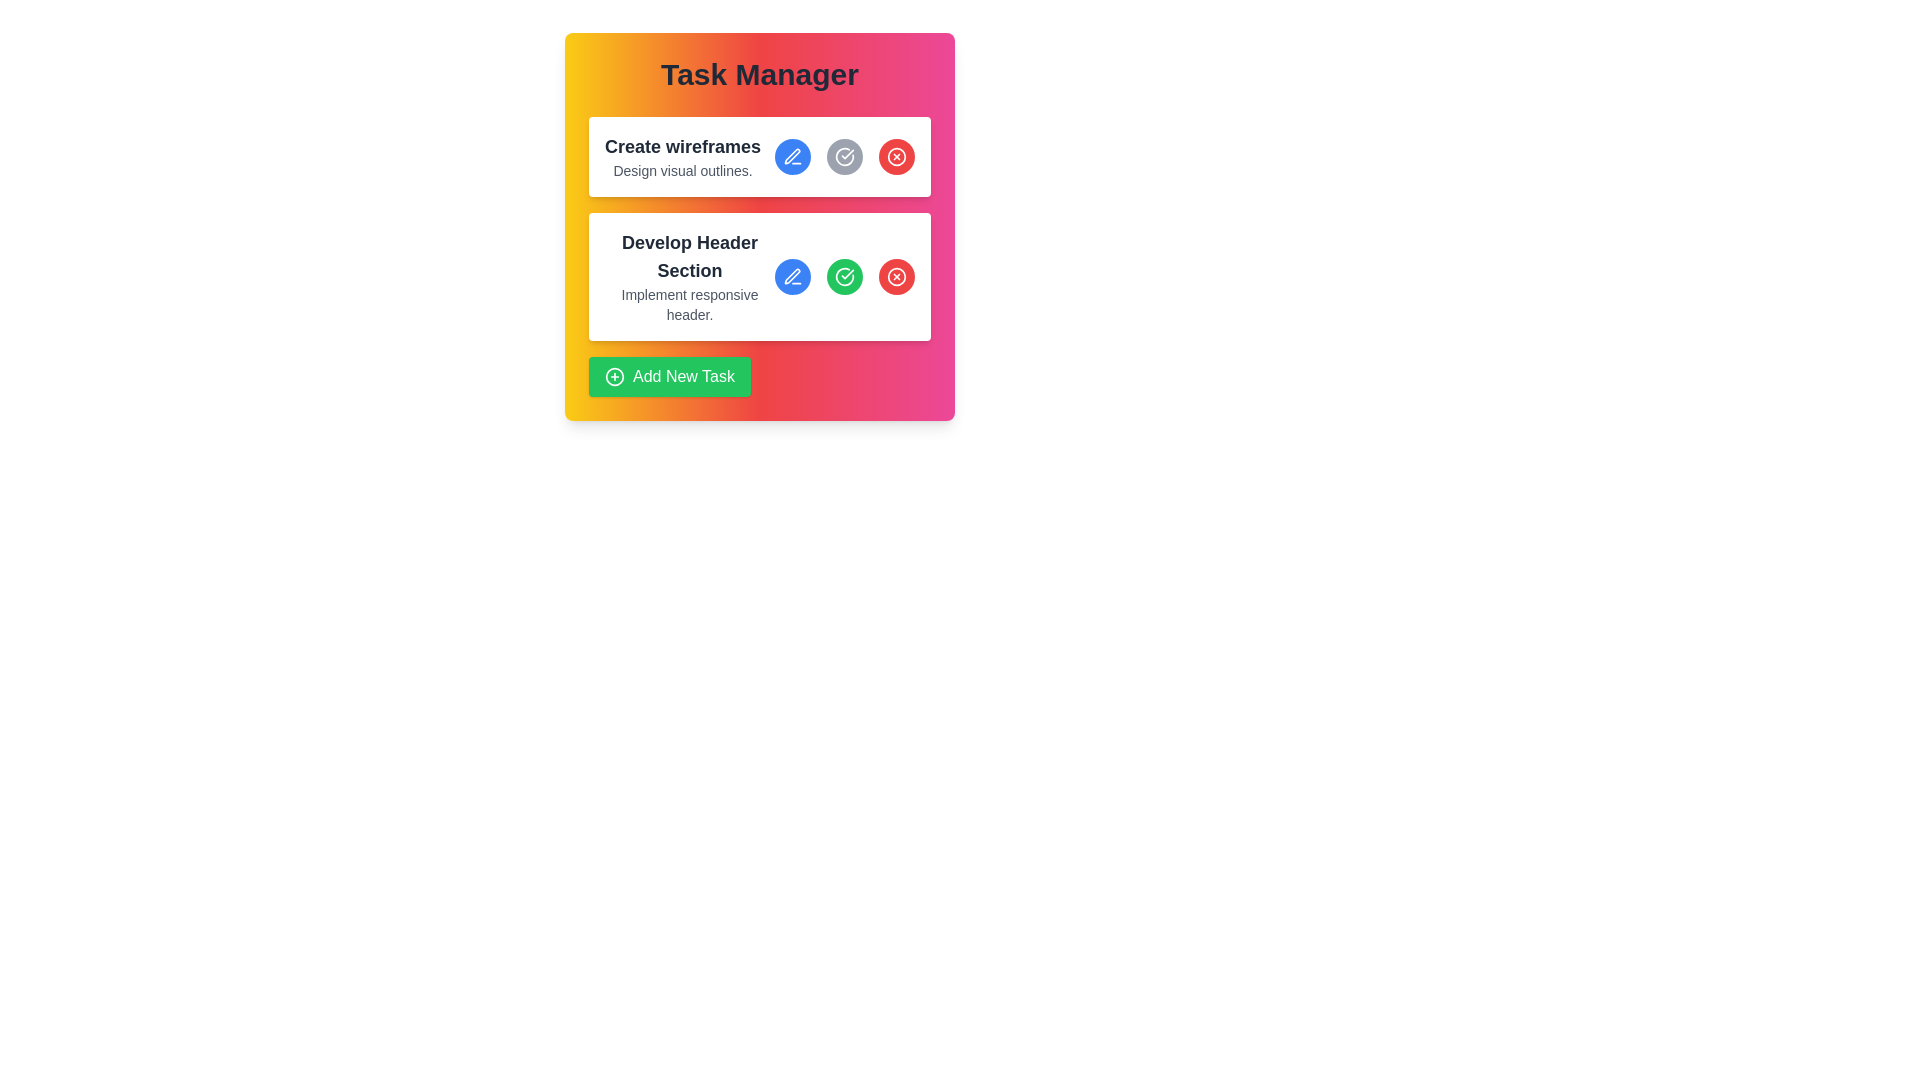 Image resolution: width=1920 pixels, height=1080 pixels. What do you see at coordinates (844, 156) in the screenshot?
I see `the circular gray refresh button with a white arrow symbol in its center, located in the group of three action buttons on the top-right section of the window` at bounding box center [844, 156].